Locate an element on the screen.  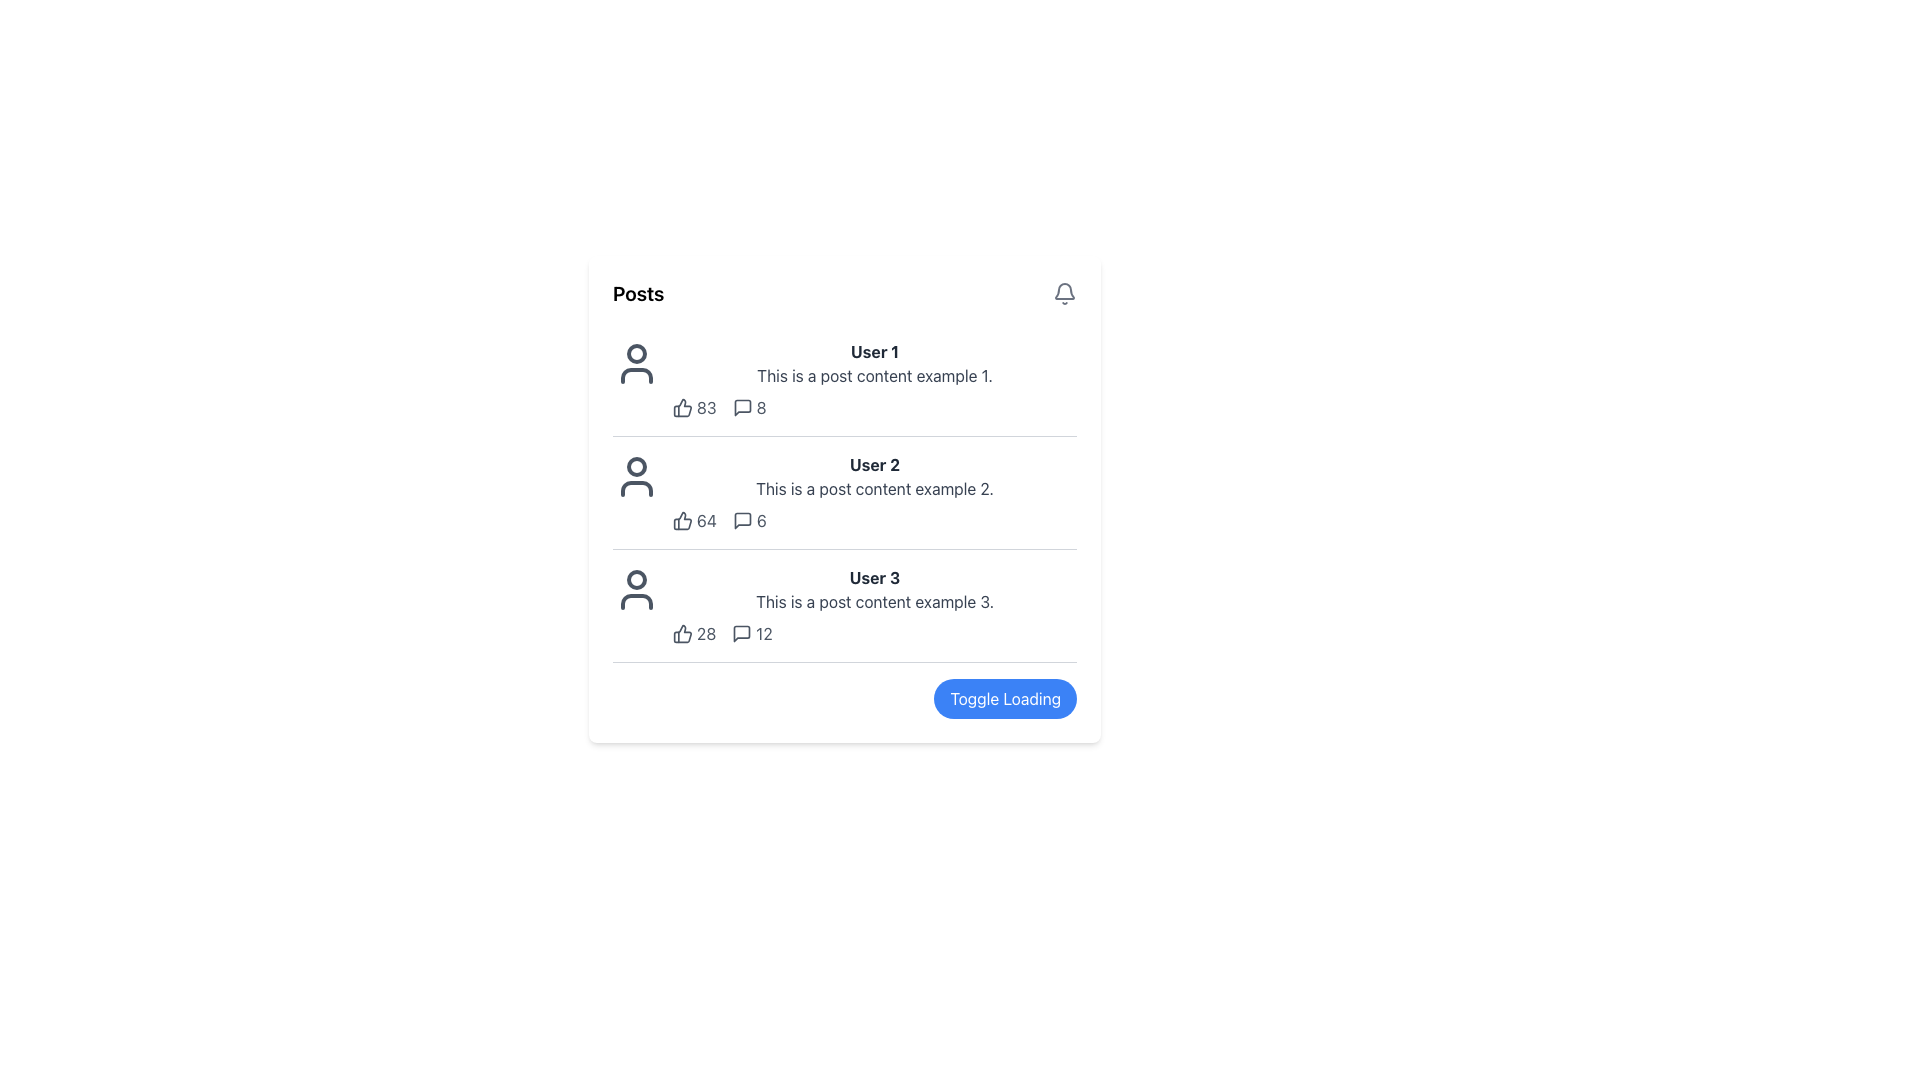
the text label displaying the total count of likes for the third post, positioned to the right of the thumbs-up icon is located at coordinates (706, 633).